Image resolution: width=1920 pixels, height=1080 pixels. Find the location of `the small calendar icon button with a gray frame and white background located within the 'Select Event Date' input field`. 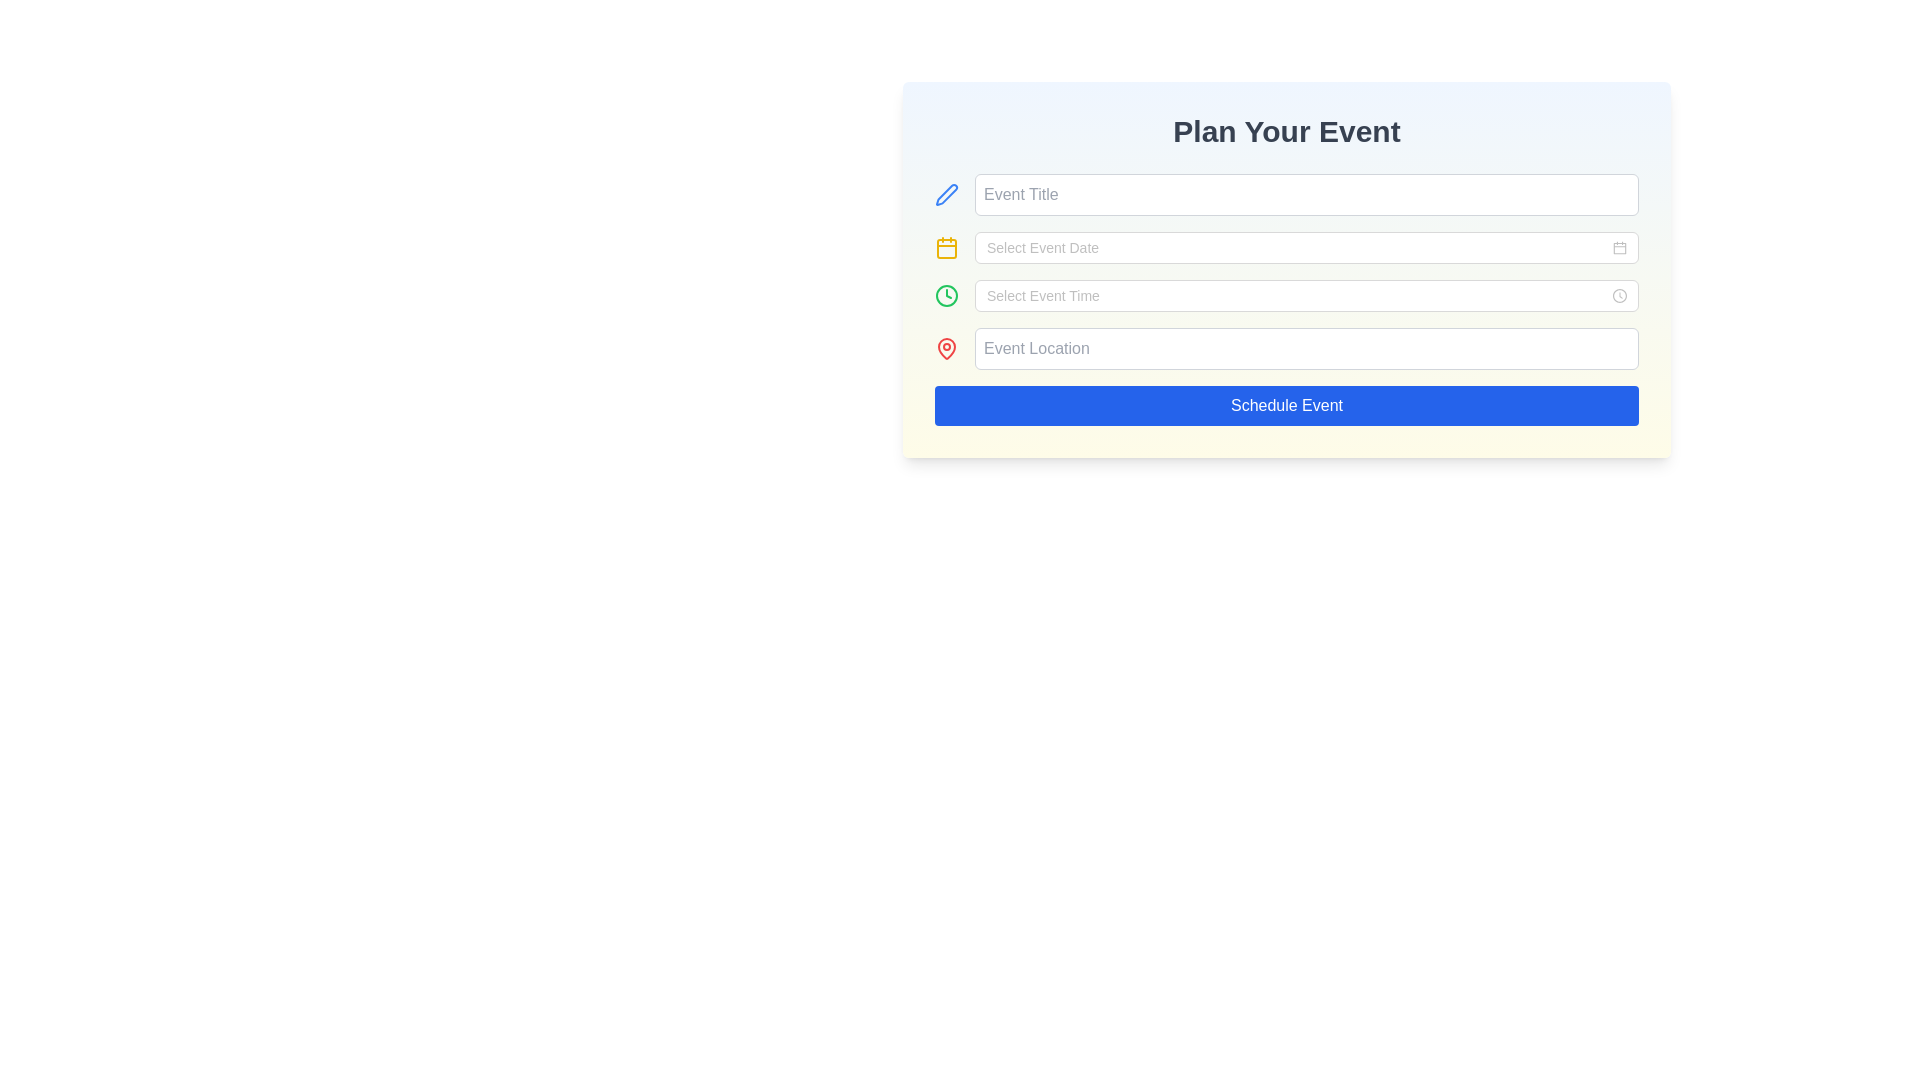

the small calendar icon button with a gray frame and white background located within the 'Select Event Date' input field is located at coordinates (1620, 246).